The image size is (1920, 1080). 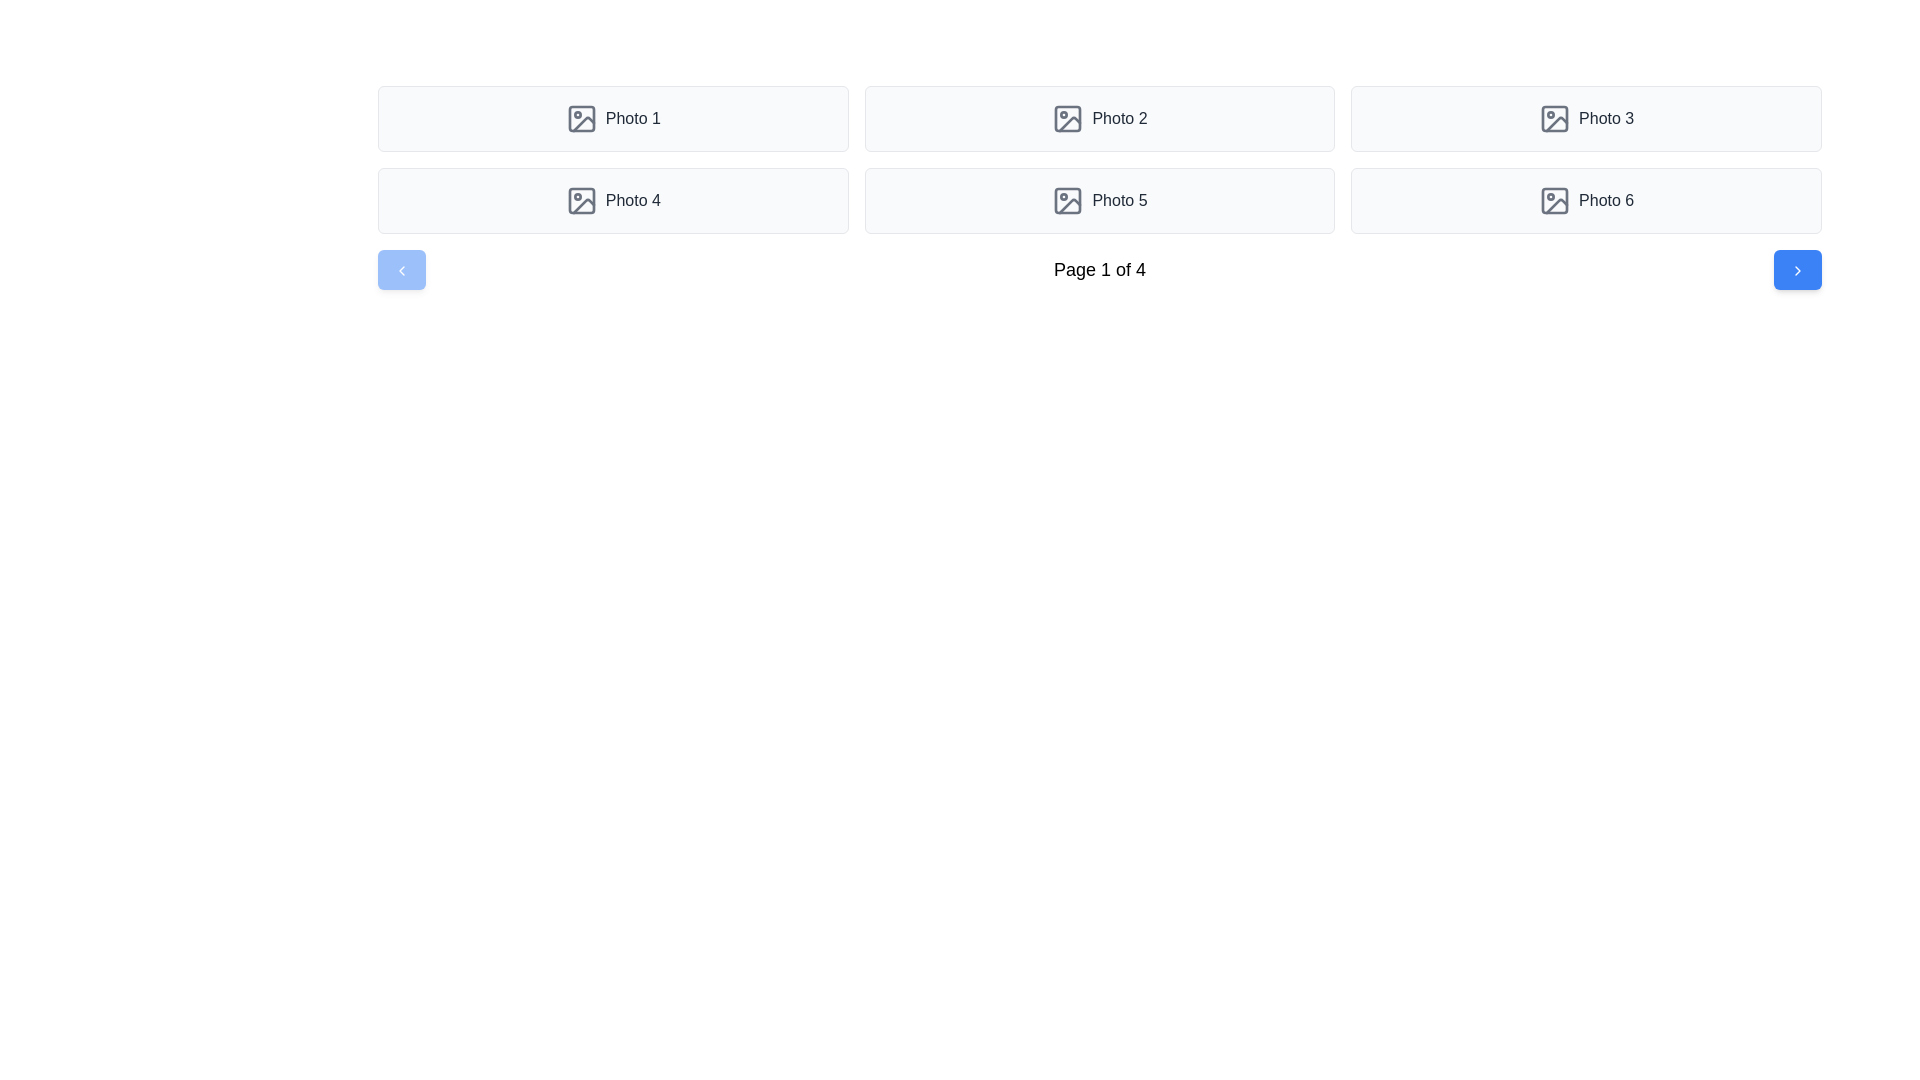 What do you see at coordinates (580, 200) in the screenshot?
I see `image upload icon located inside the card labeled 'Photo 4', positioned horizontally between the text 'Photo 4' and vertically centered in the card` at bounding box center [580, 200].